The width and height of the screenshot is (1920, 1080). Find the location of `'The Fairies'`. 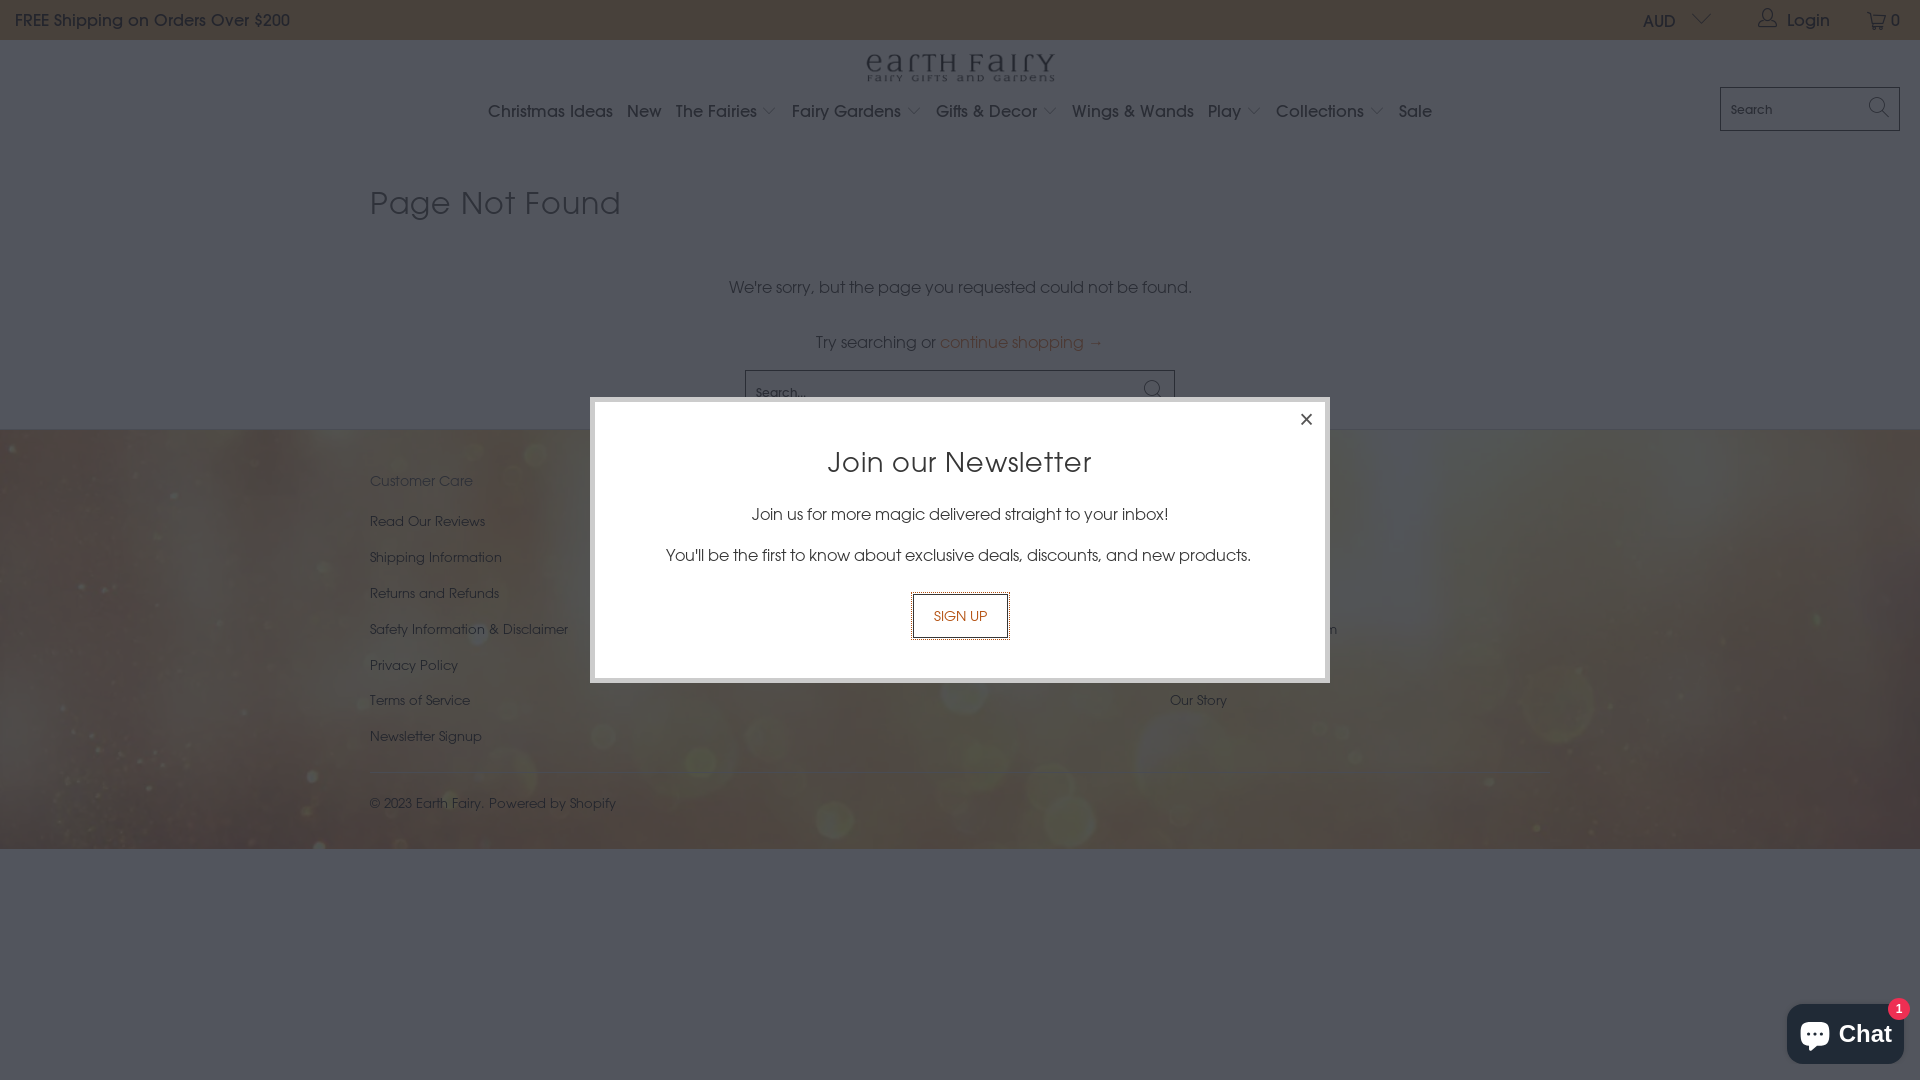

'The Fairies' is located at coordinates (725, 112).